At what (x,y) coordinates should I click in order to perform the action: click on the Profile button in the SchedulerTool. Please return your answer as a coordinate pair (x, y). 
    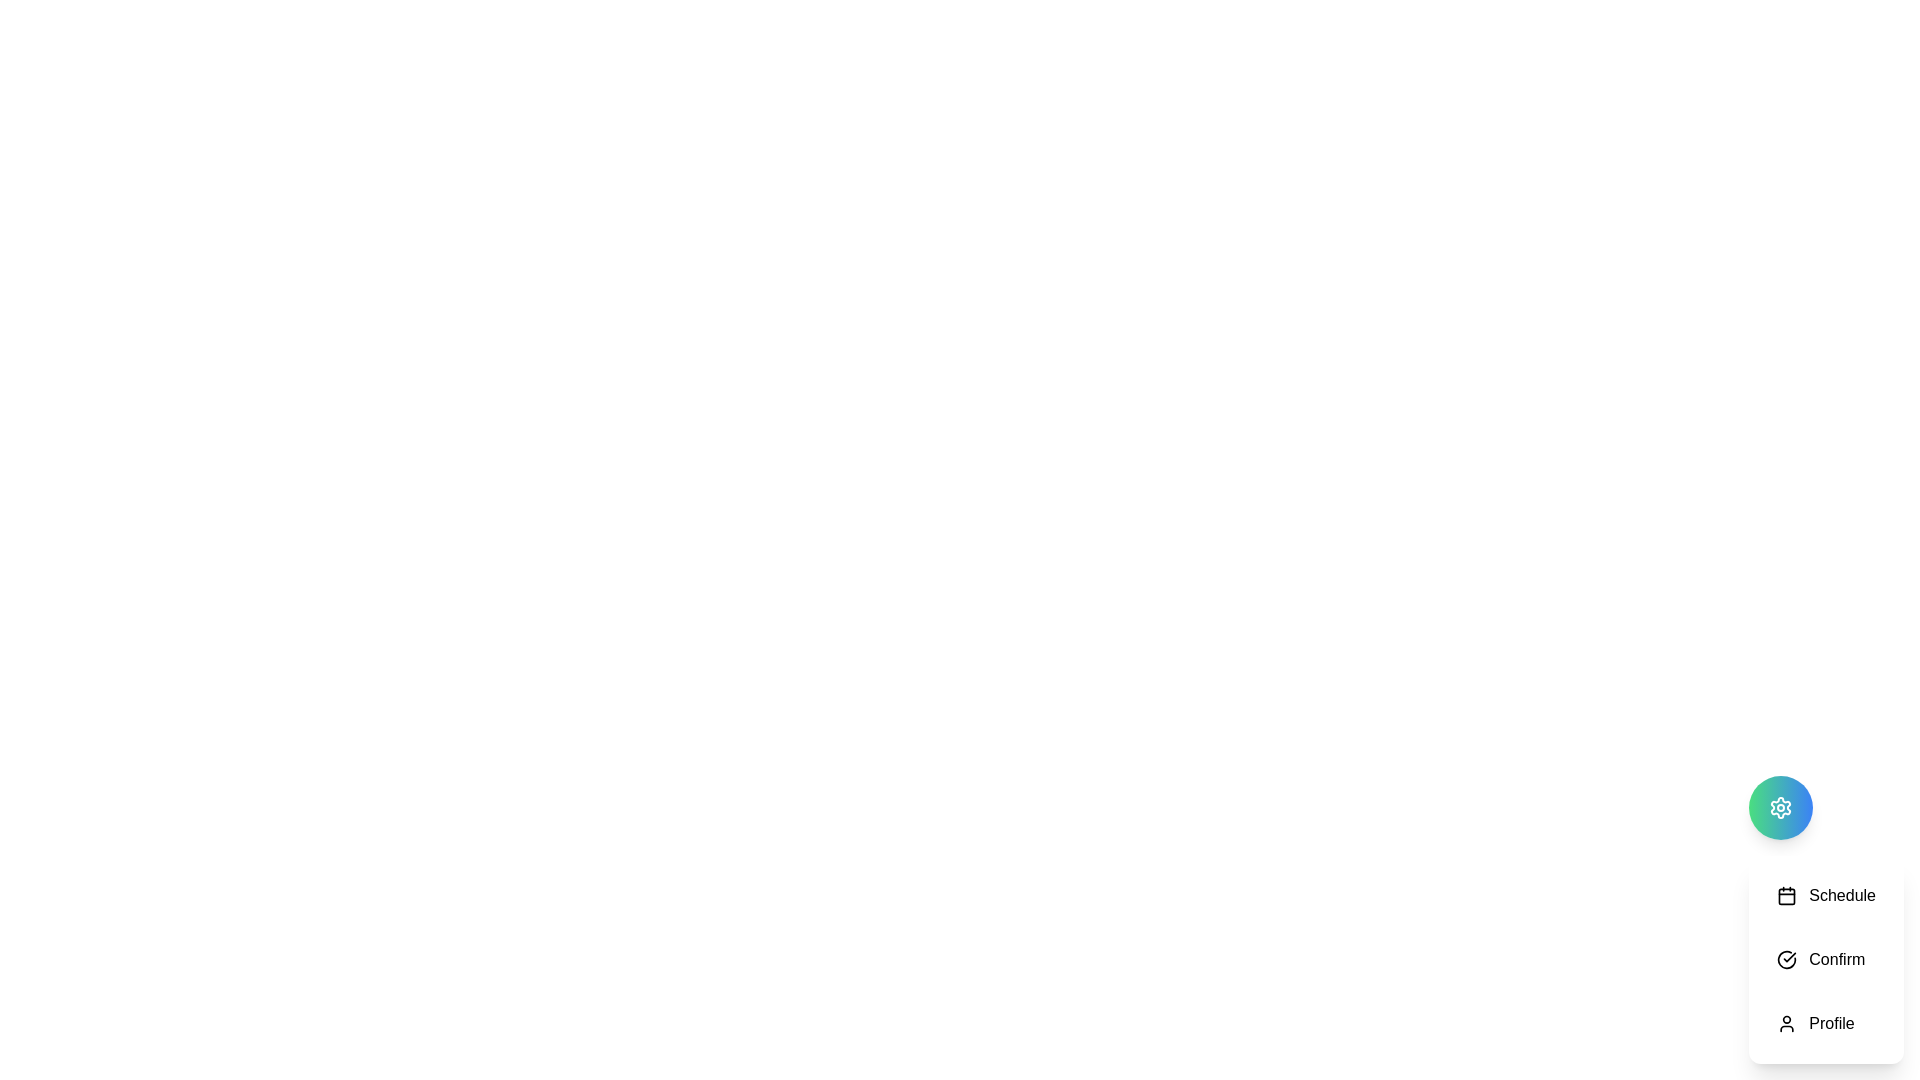
    Looking at the image, I should click on (1826, 1023).